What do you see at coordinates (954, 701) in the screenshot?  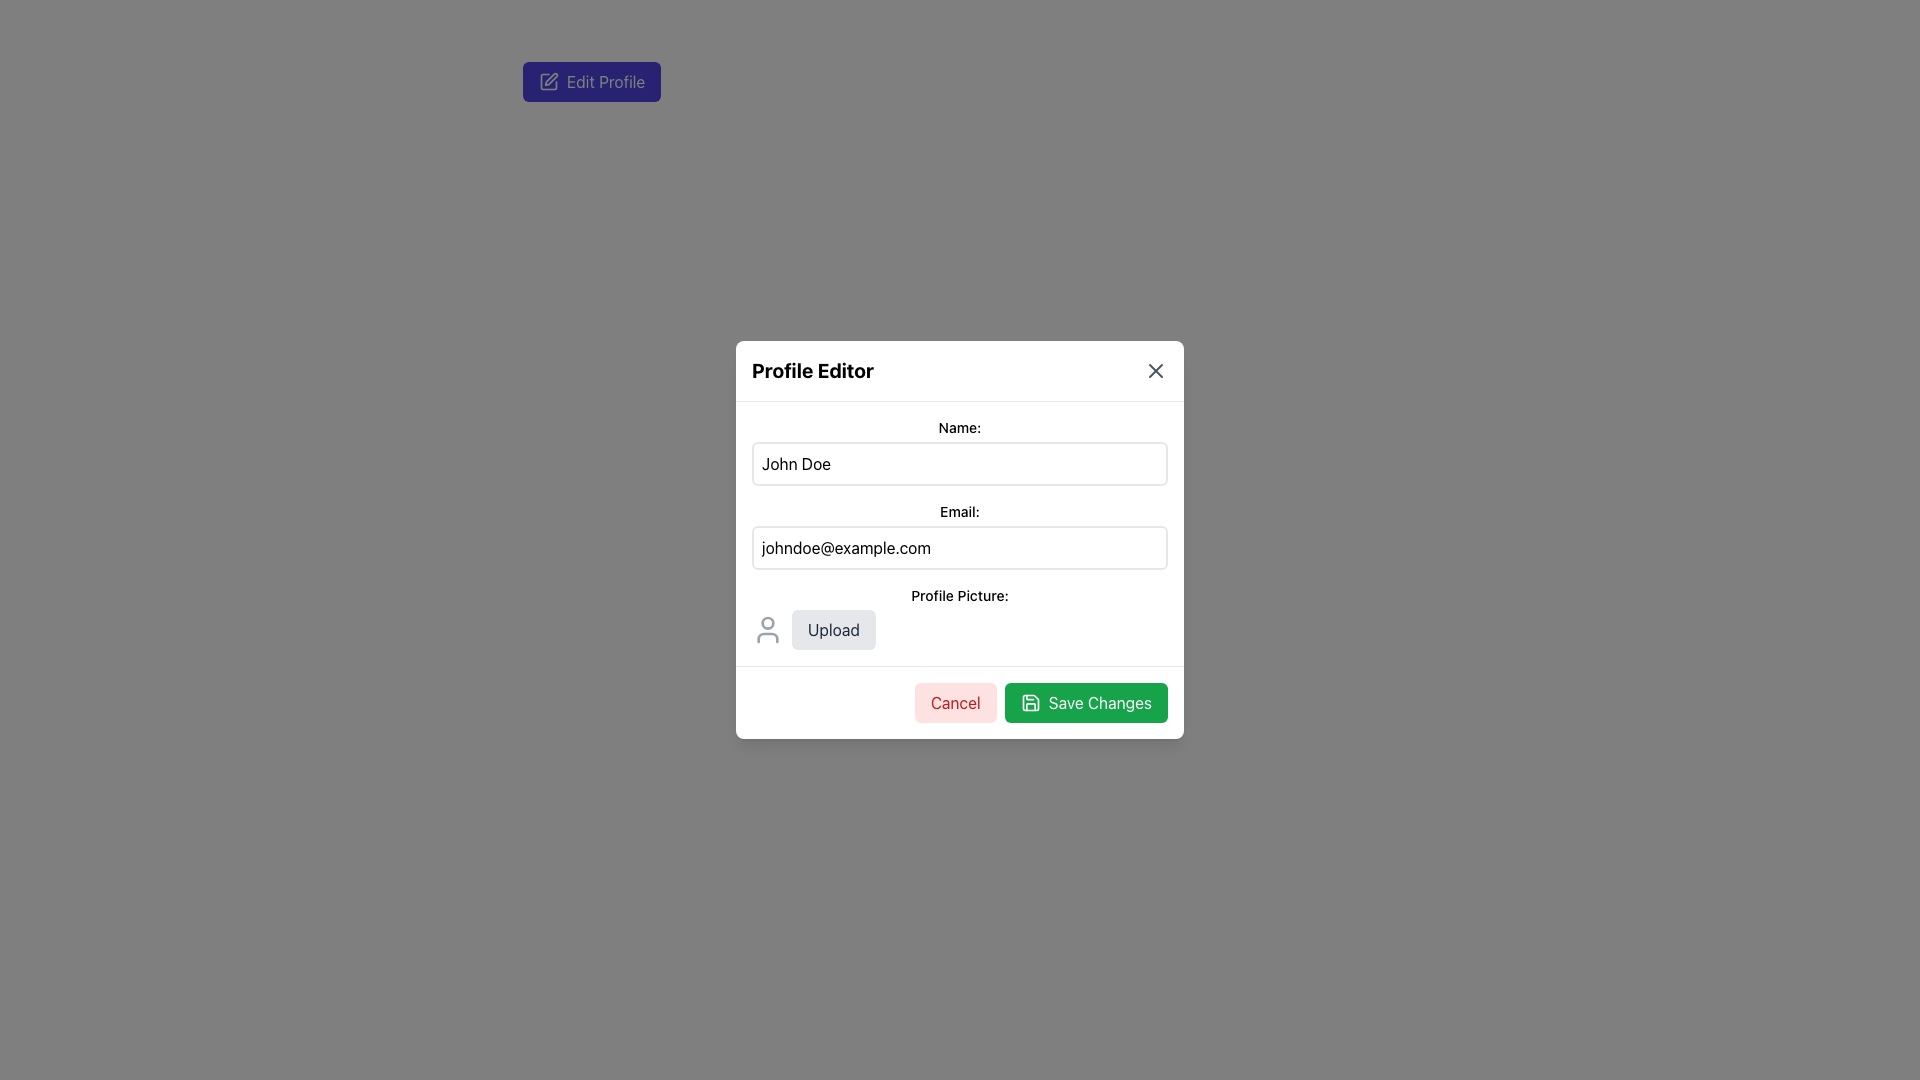 I see `the cancel button in the 'Profile Editor' modal` at bounding box center [954, 701].